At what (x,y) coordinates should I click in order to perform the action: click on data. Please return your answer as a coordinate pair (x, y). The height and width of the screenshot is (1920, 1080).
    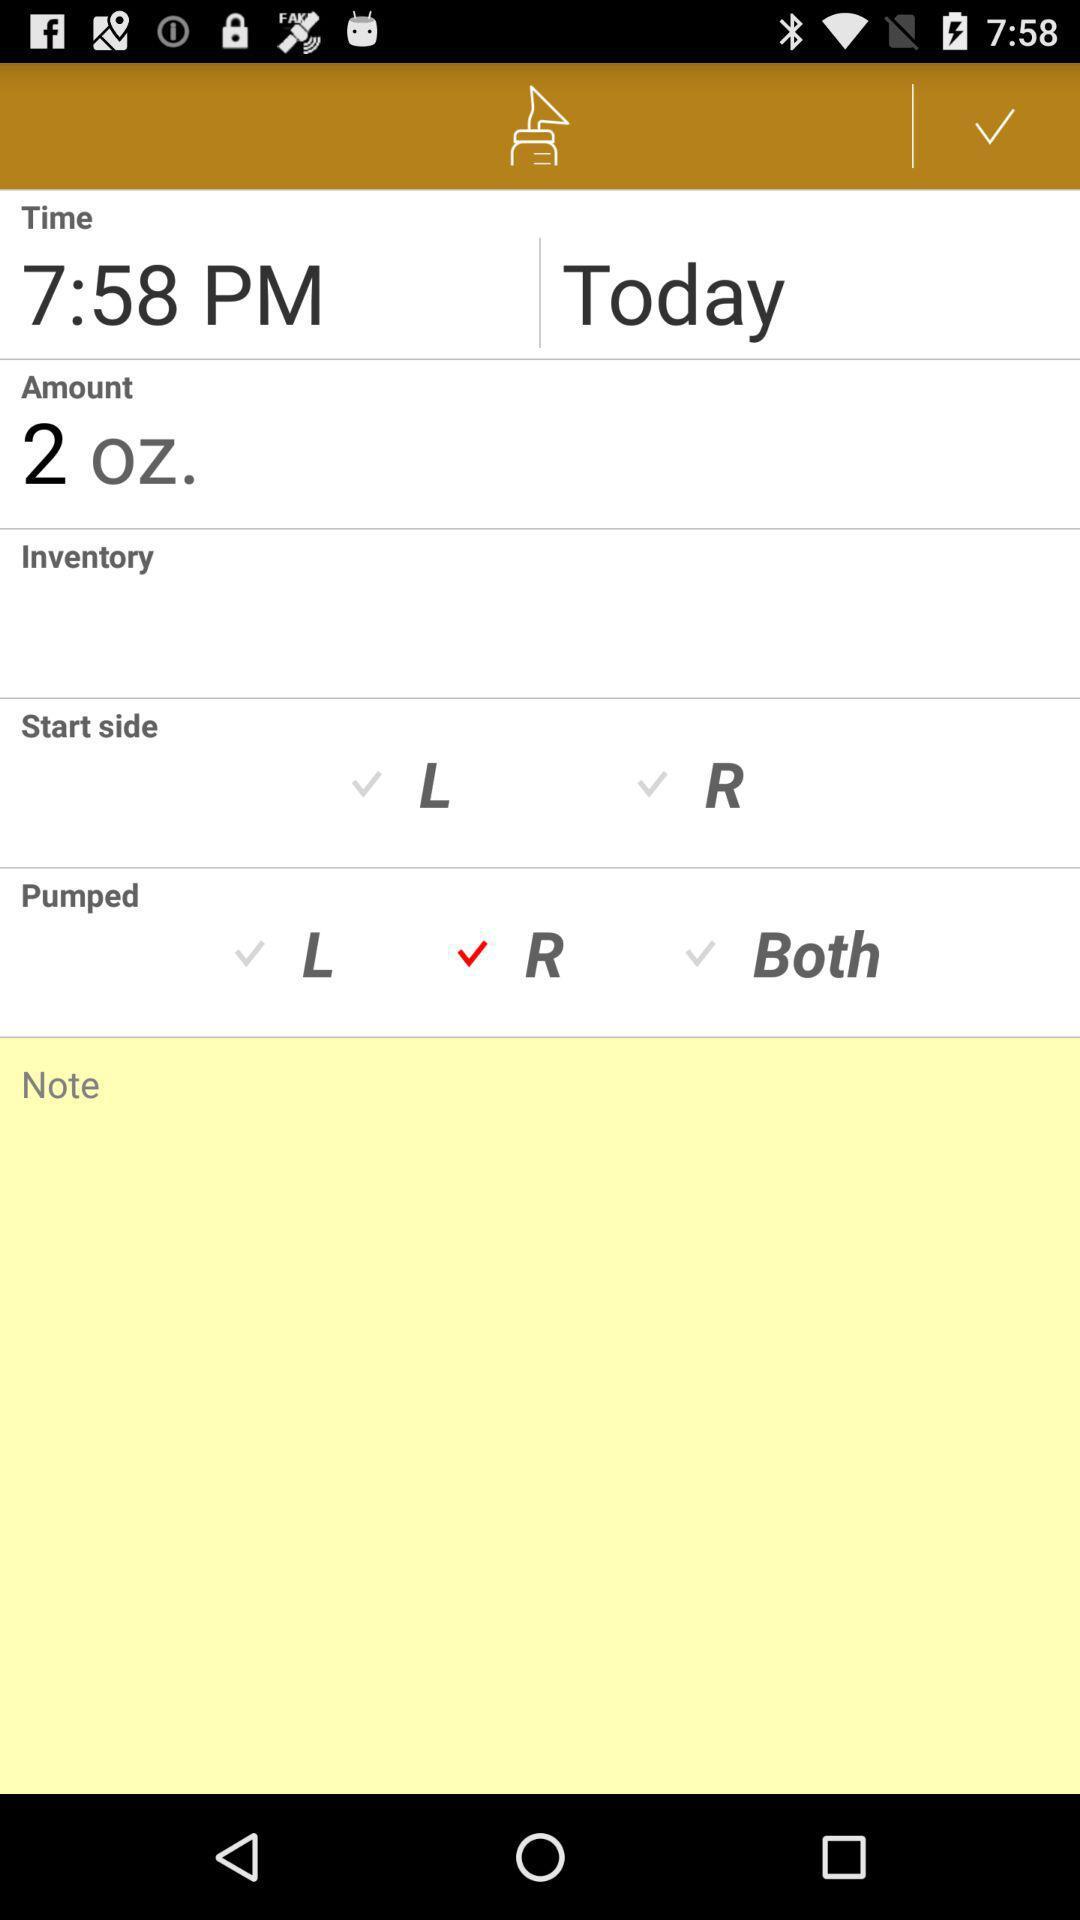
    Looking at the image, I should click on (995, 124).